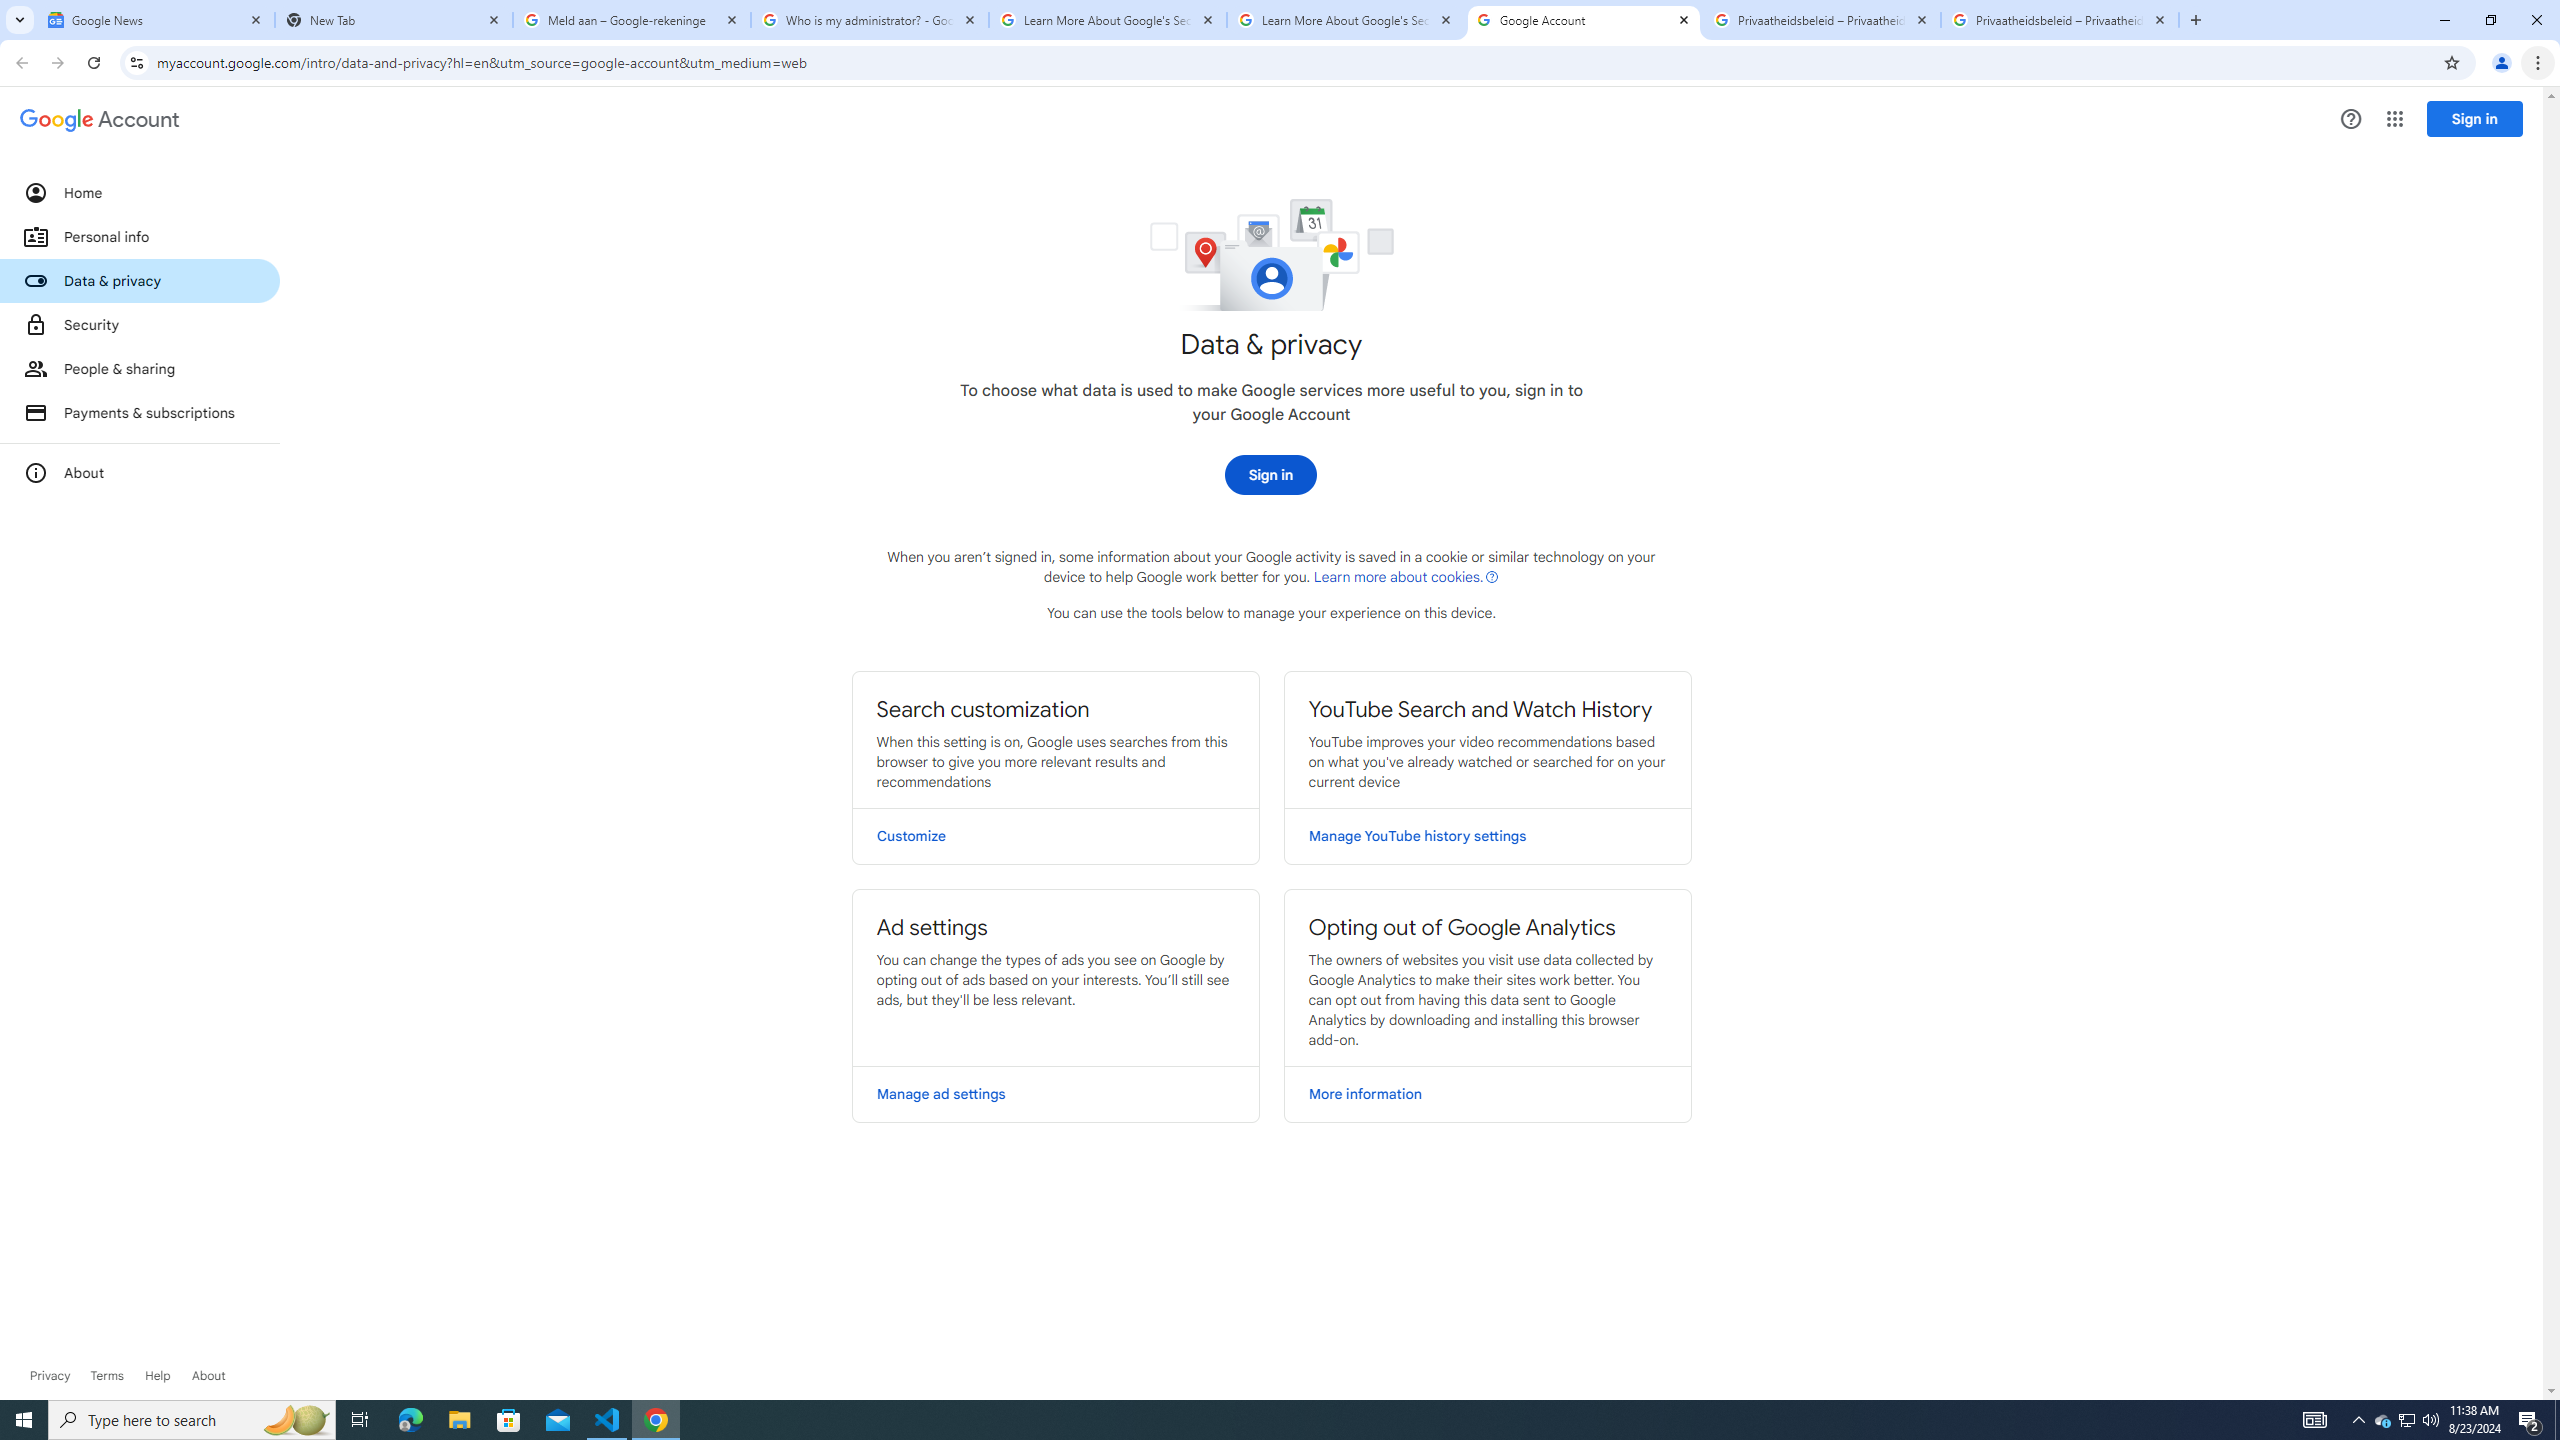  What do you see at coordinates (155, 19) in the screenshot?
I see `'Google News'` at bounding box center [155, 19].